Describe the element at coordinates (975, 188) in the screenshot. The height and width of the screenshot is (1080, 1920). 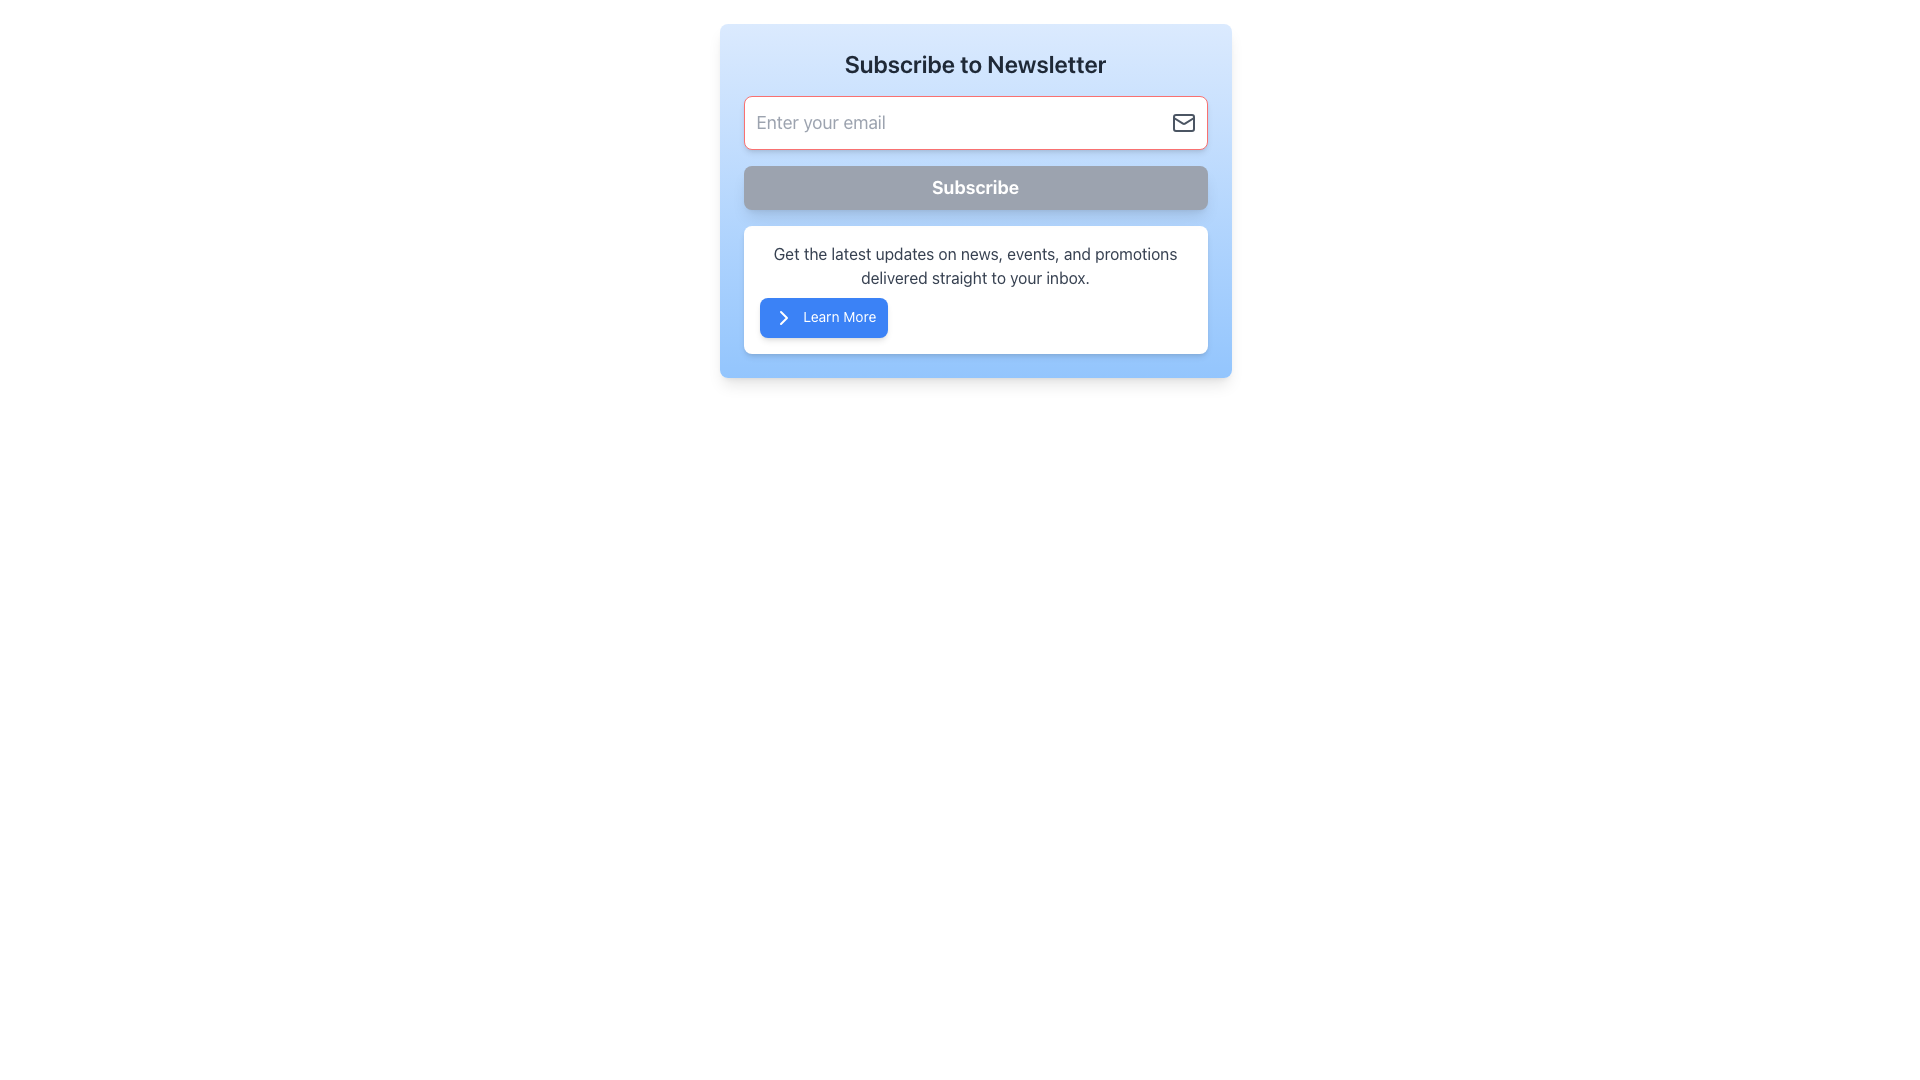
I see `the 'Subscribe' button located below the email input field in the 'Subscribe to Newsletter' section` at that location.